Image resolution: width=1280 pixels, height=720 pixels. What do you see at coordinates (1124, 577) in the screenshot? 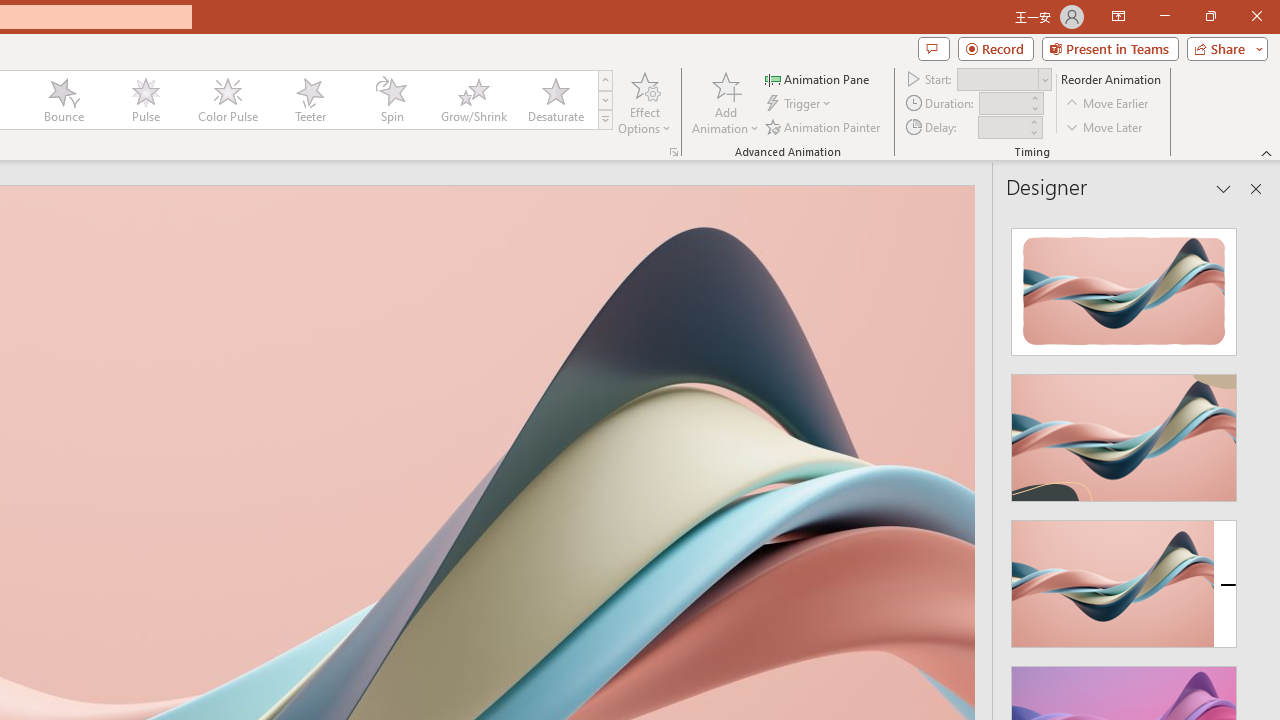
I see `'Design Idea'` at bounding box center [1124, 577].